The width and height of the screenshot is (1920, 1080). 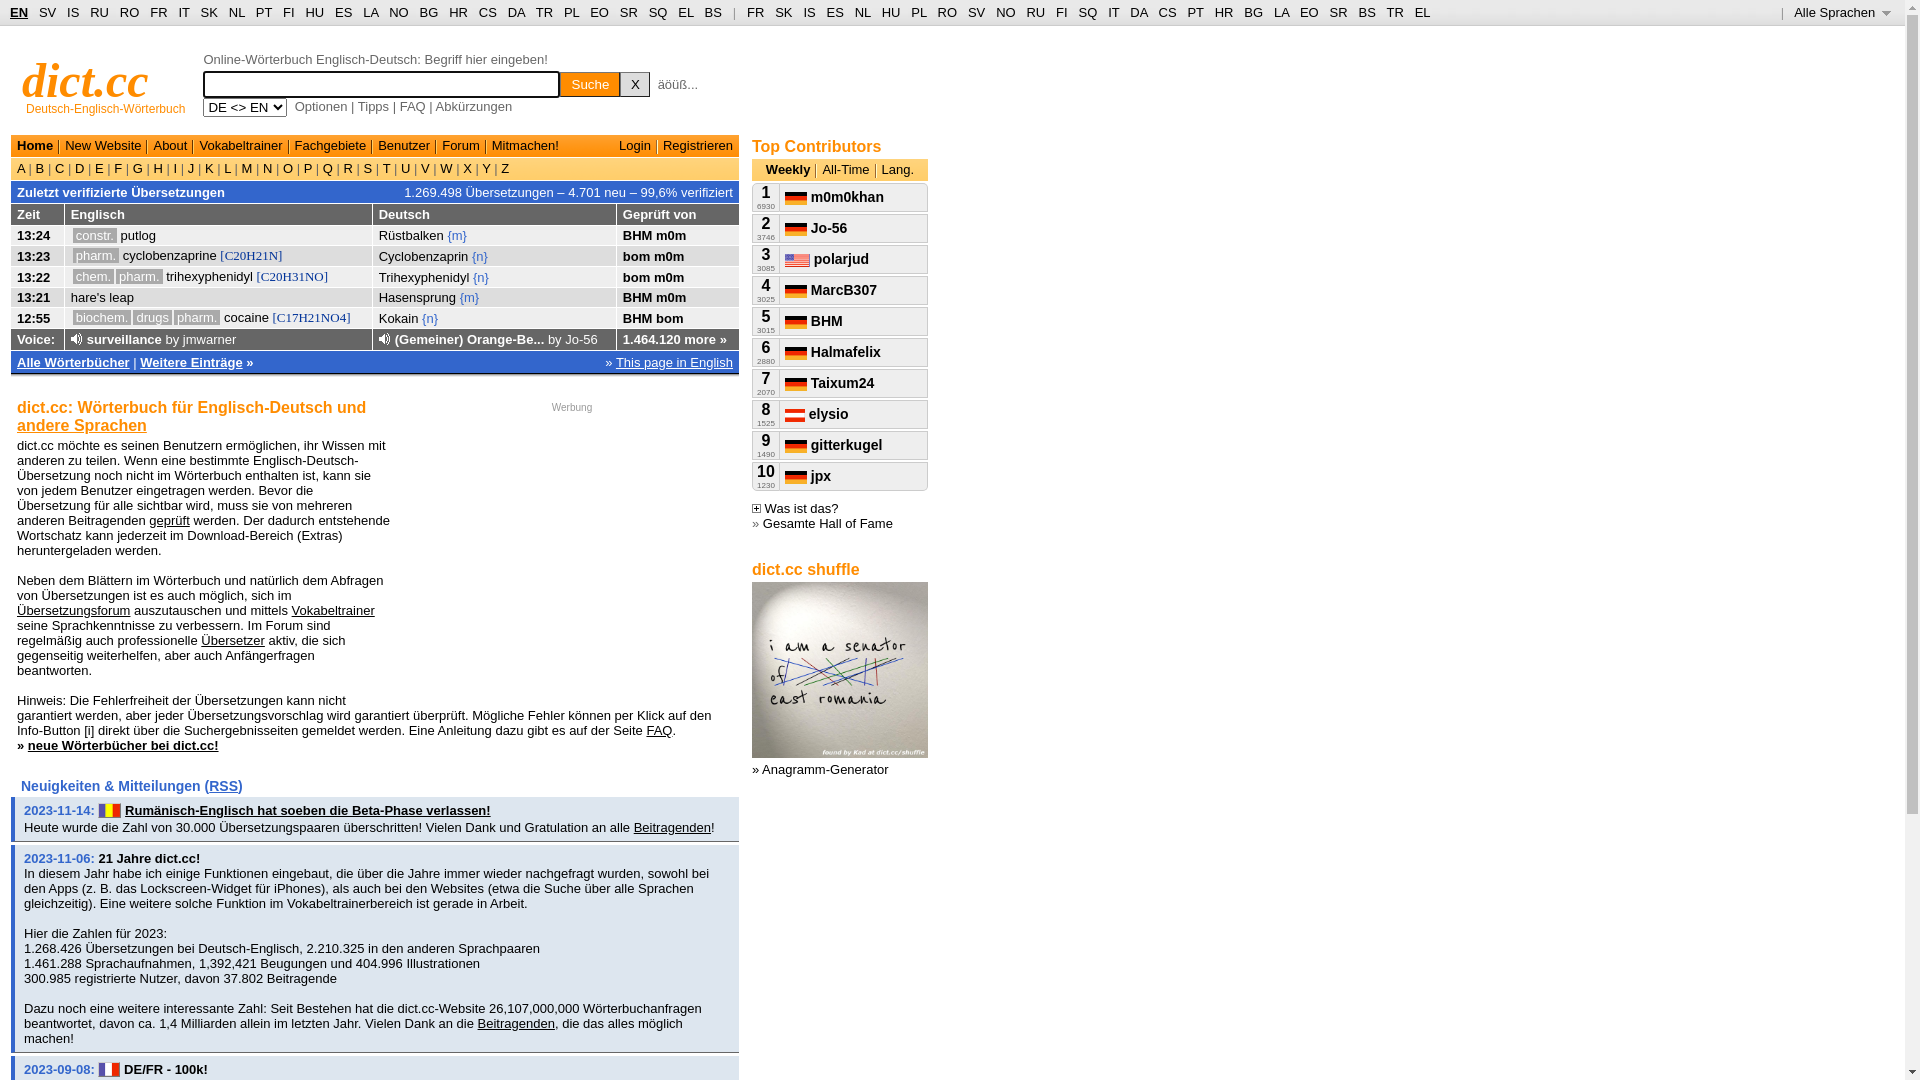 I want to click on 'Beitragenden', so click(x=516, y=1023).